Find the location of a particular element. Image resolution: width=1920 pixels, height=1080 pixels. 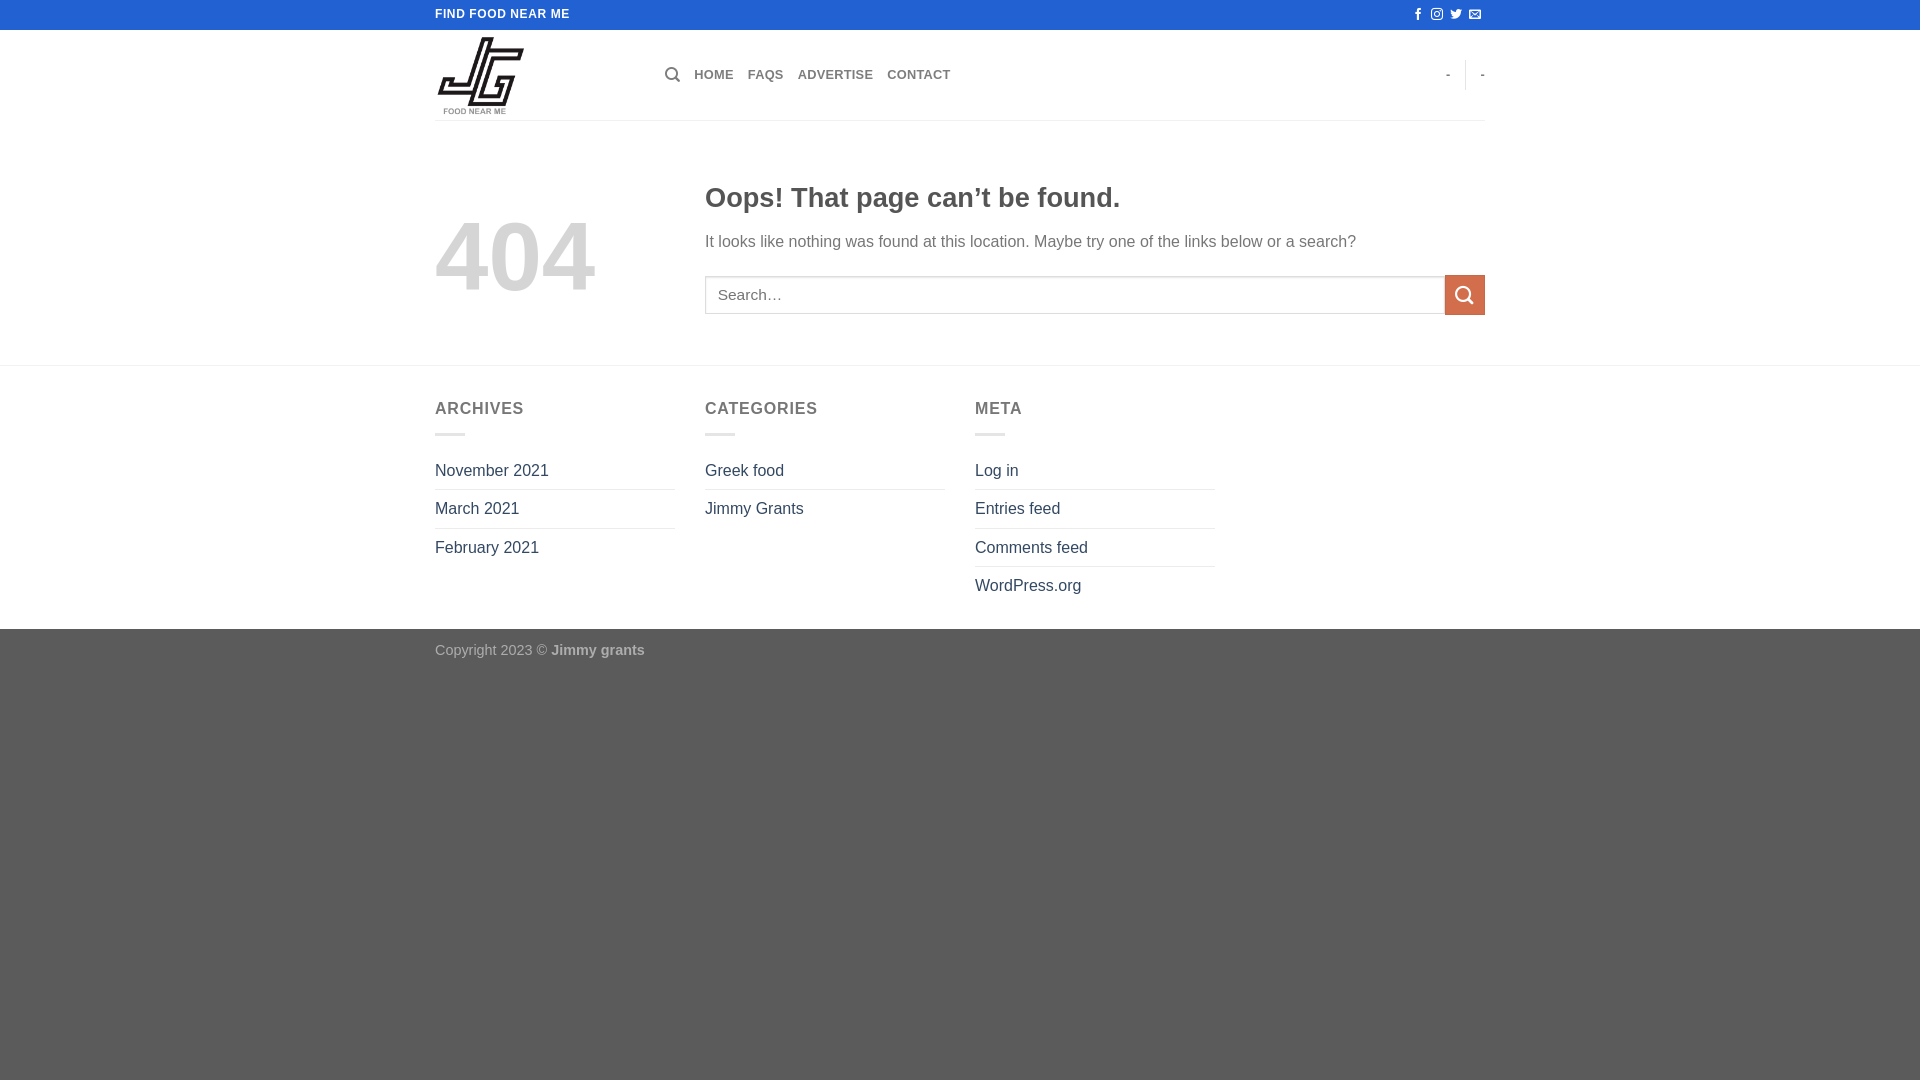

'CONTACT' is located at coordinates (917, 73).